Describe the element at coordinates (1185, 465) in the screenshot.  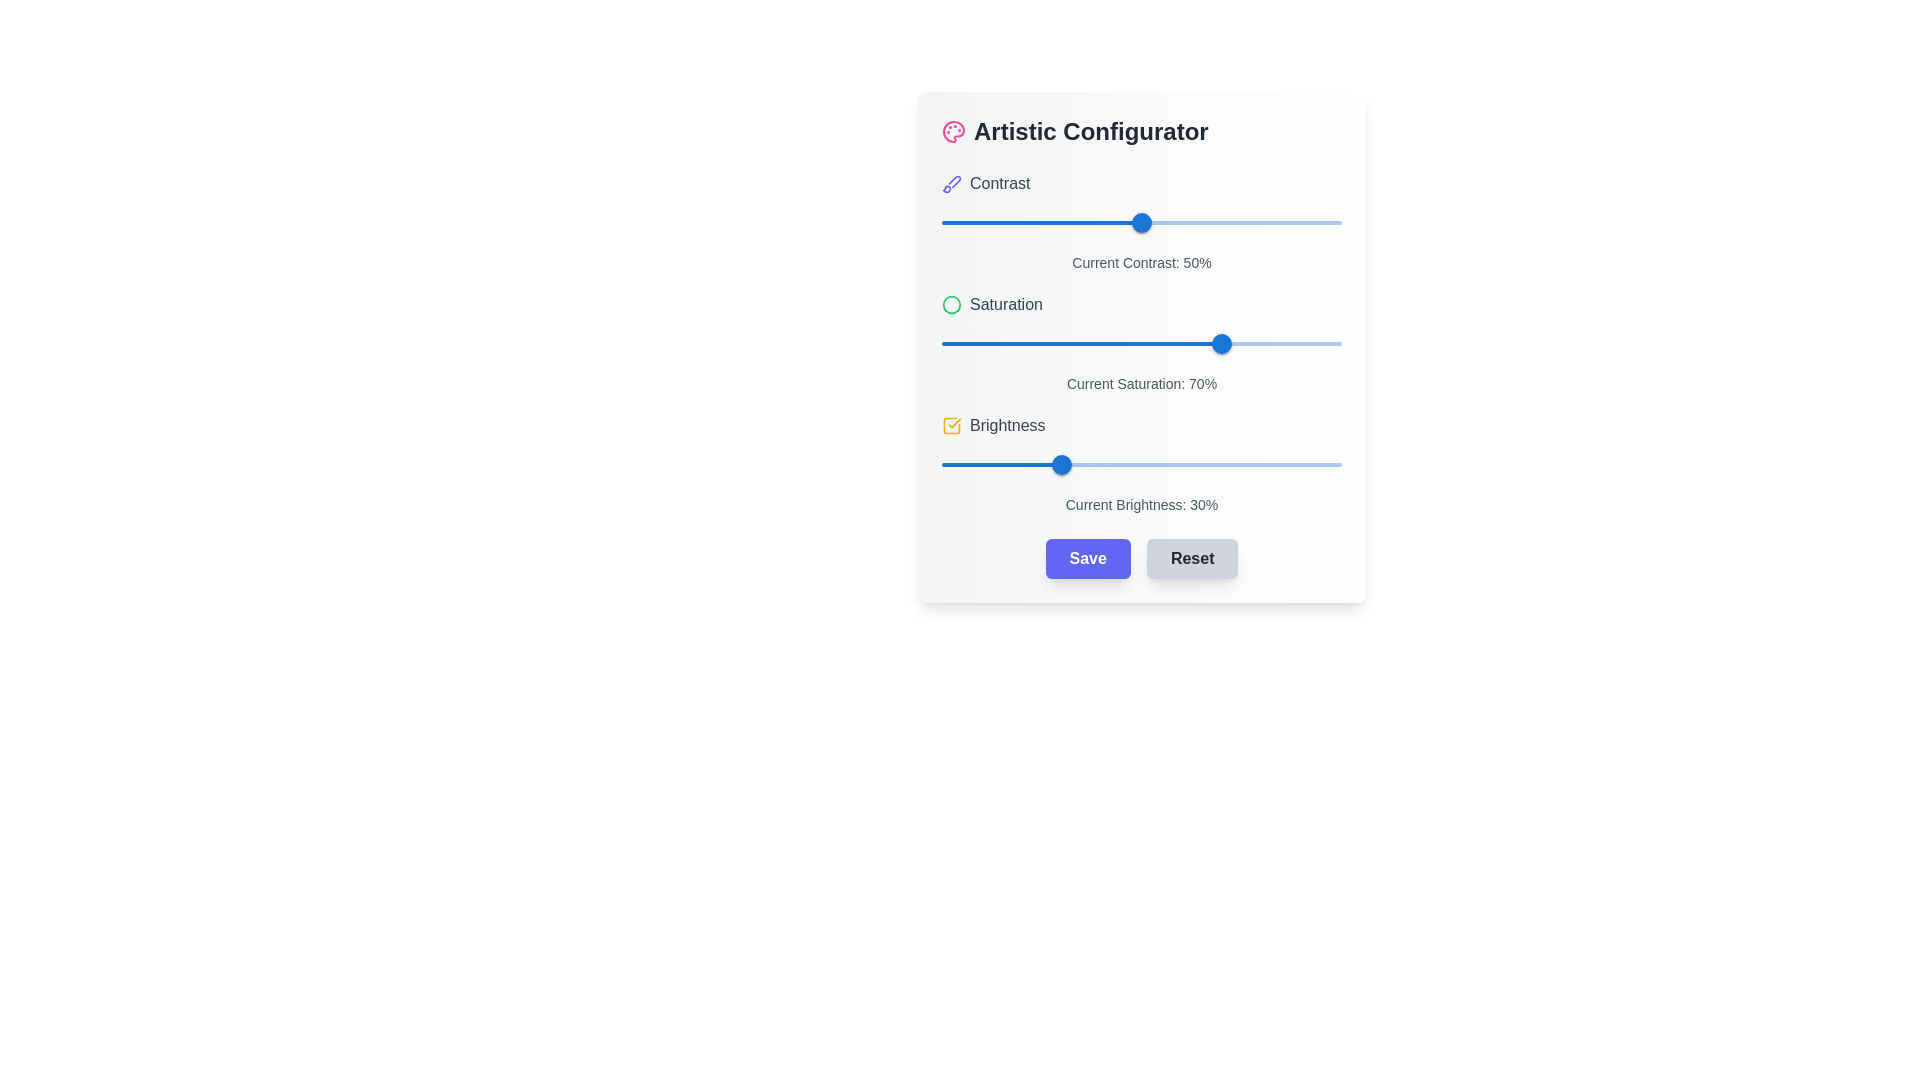
I see `the brightness` at that location.